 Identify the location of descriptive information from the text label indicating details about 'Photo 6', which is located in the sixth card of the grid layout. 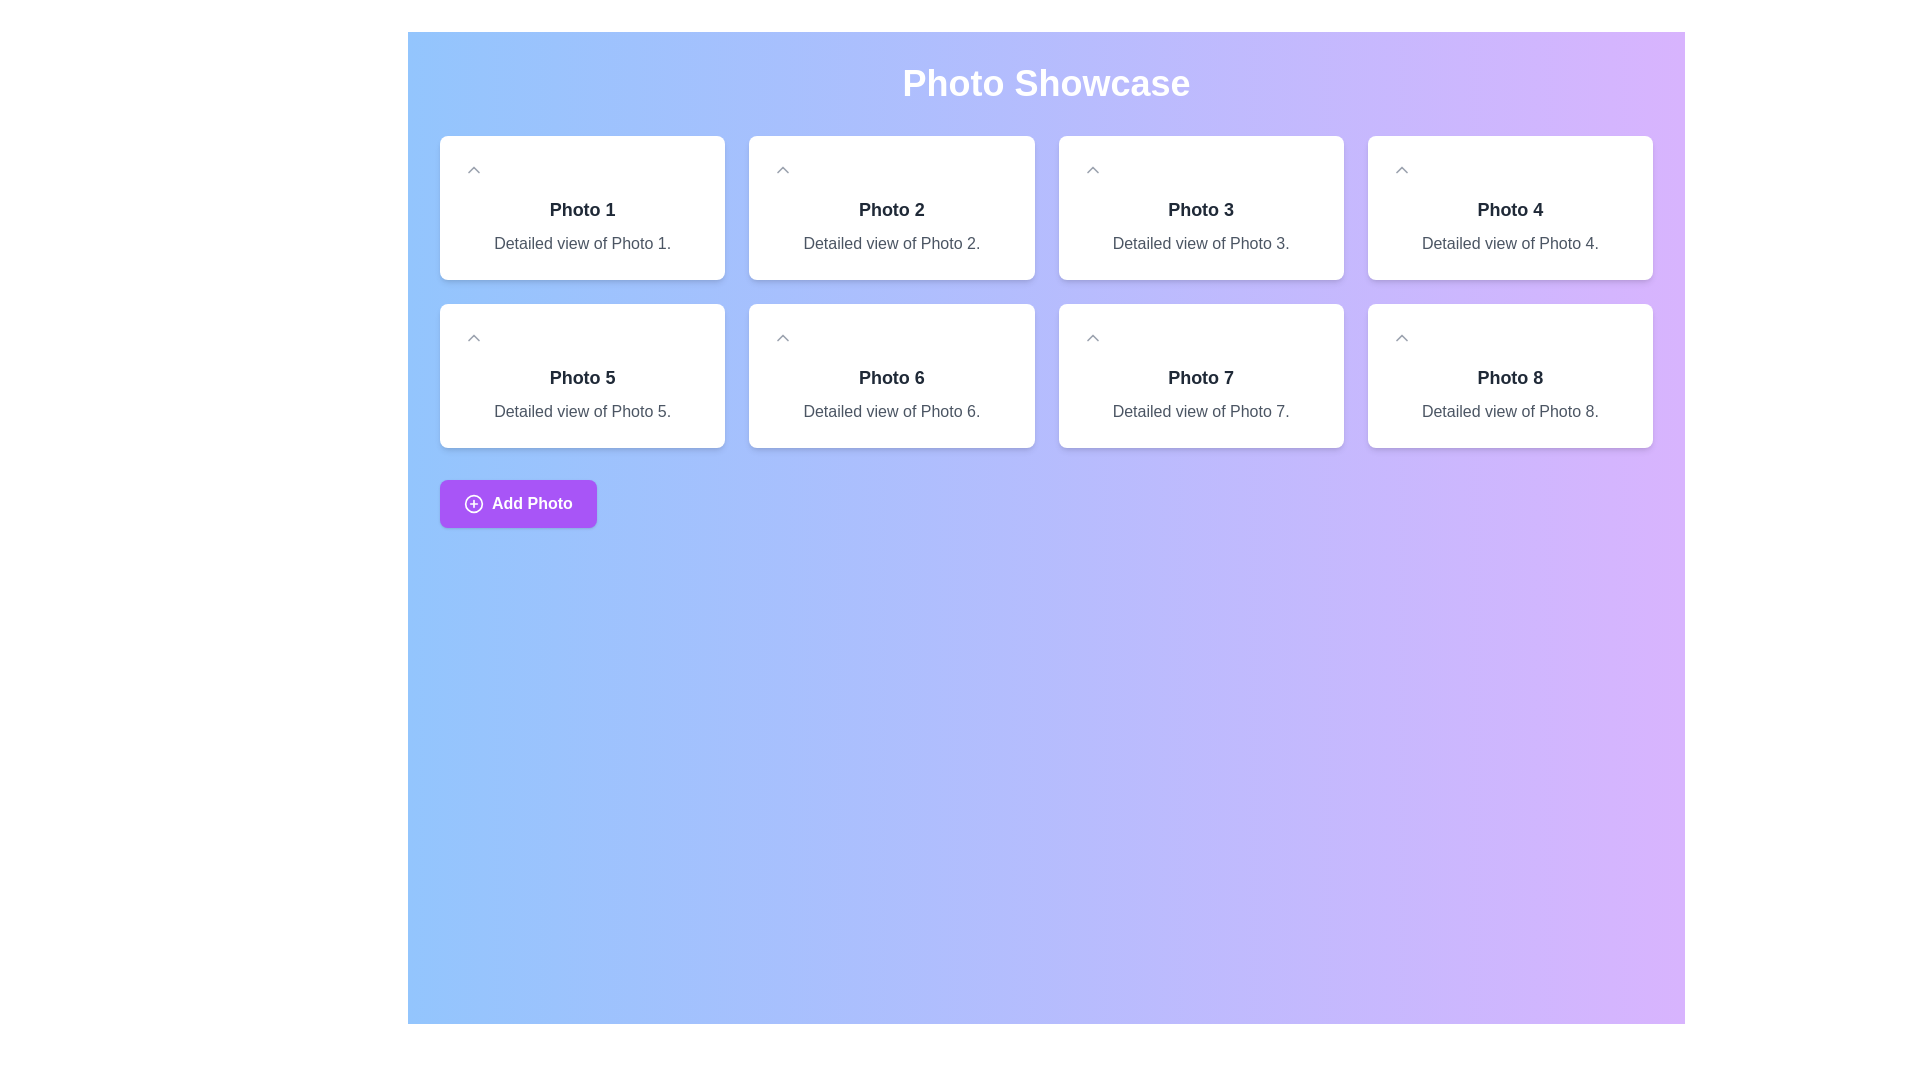
(890, 411).